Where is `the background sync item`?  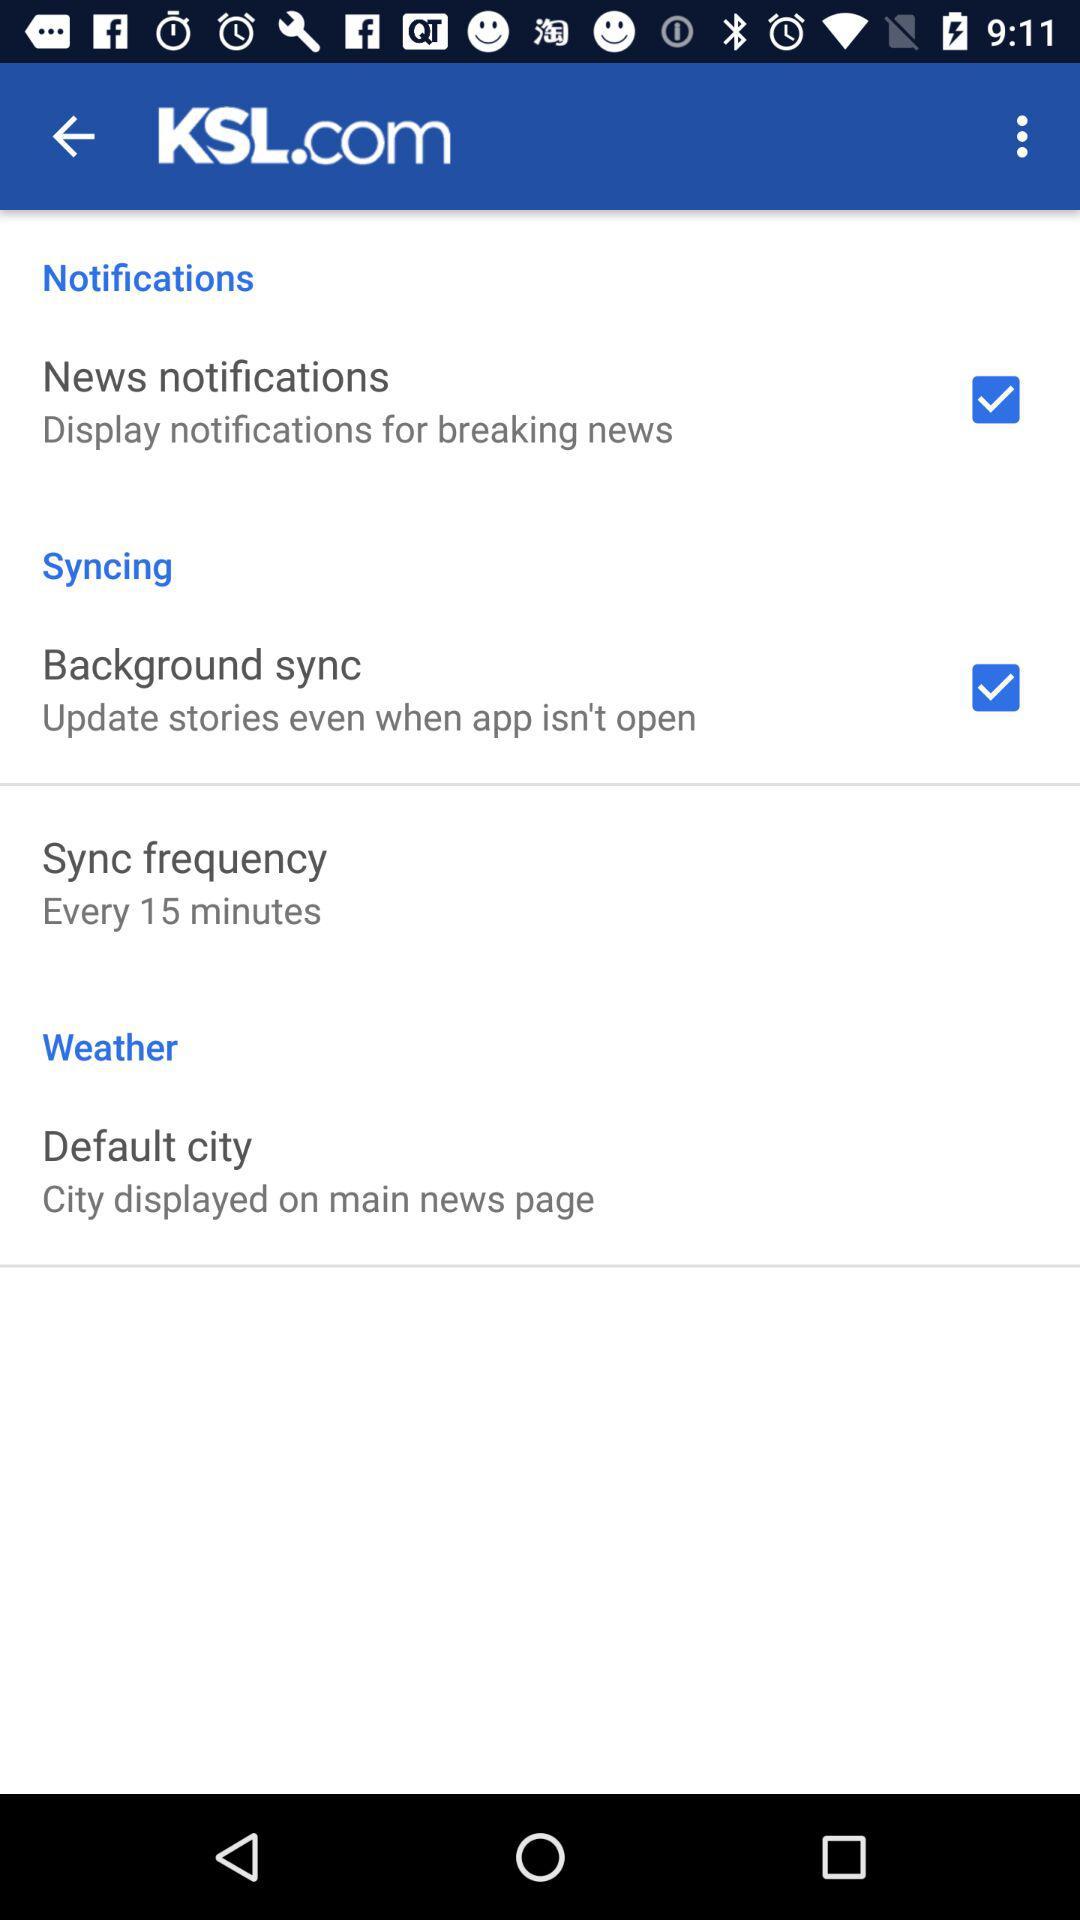 the background sync item is located at coordinates (201, 662).